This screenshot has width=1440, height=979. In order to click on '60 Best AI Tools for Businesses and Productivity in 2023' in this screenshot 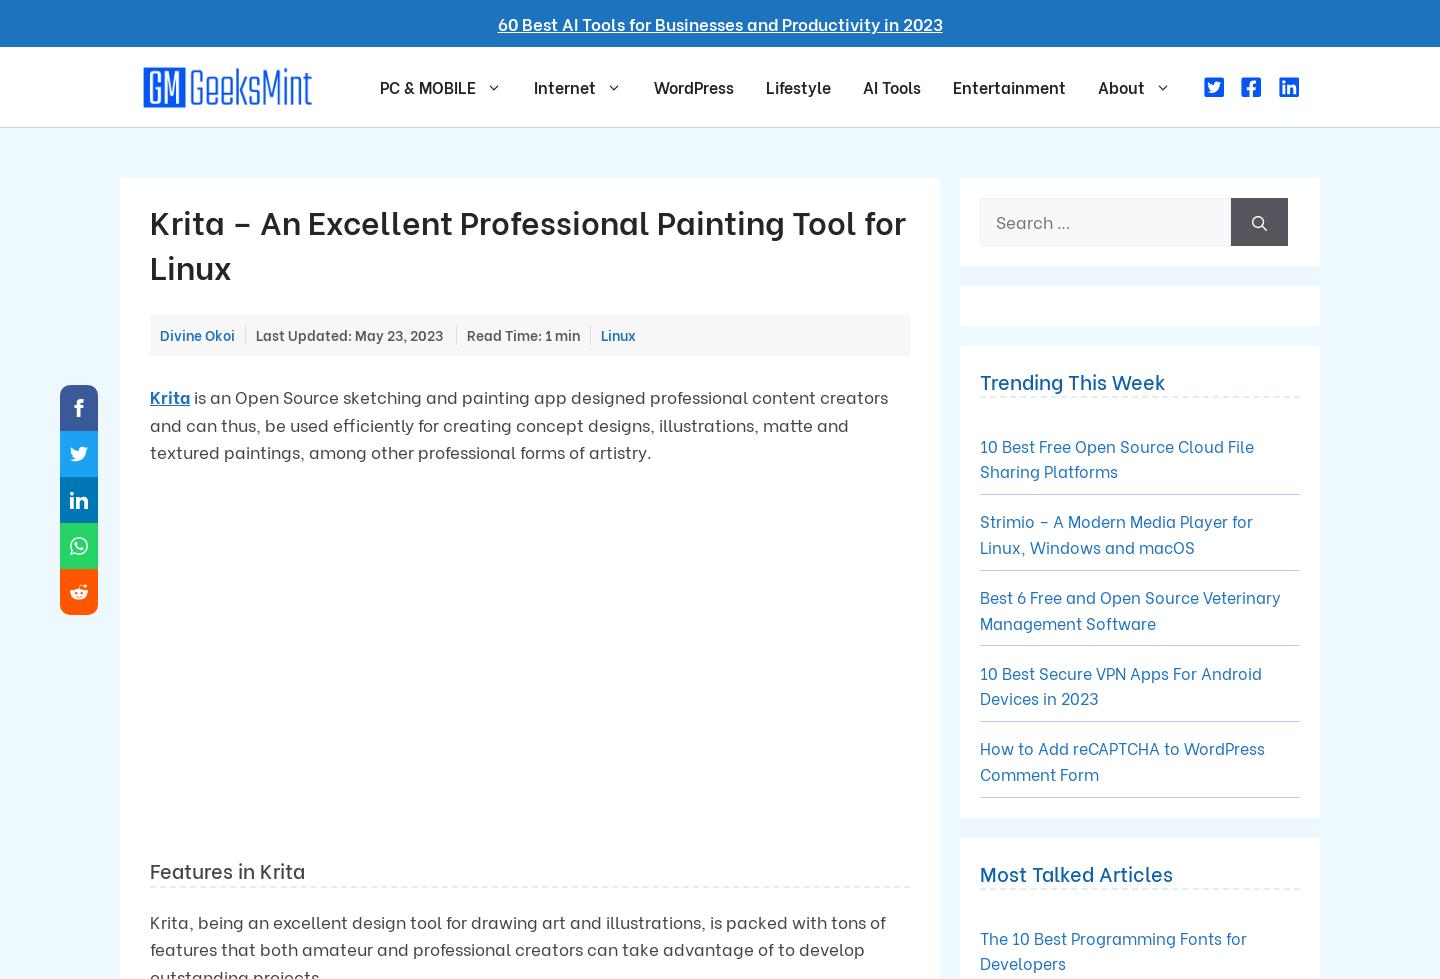, I will do `click(495, 23)`.